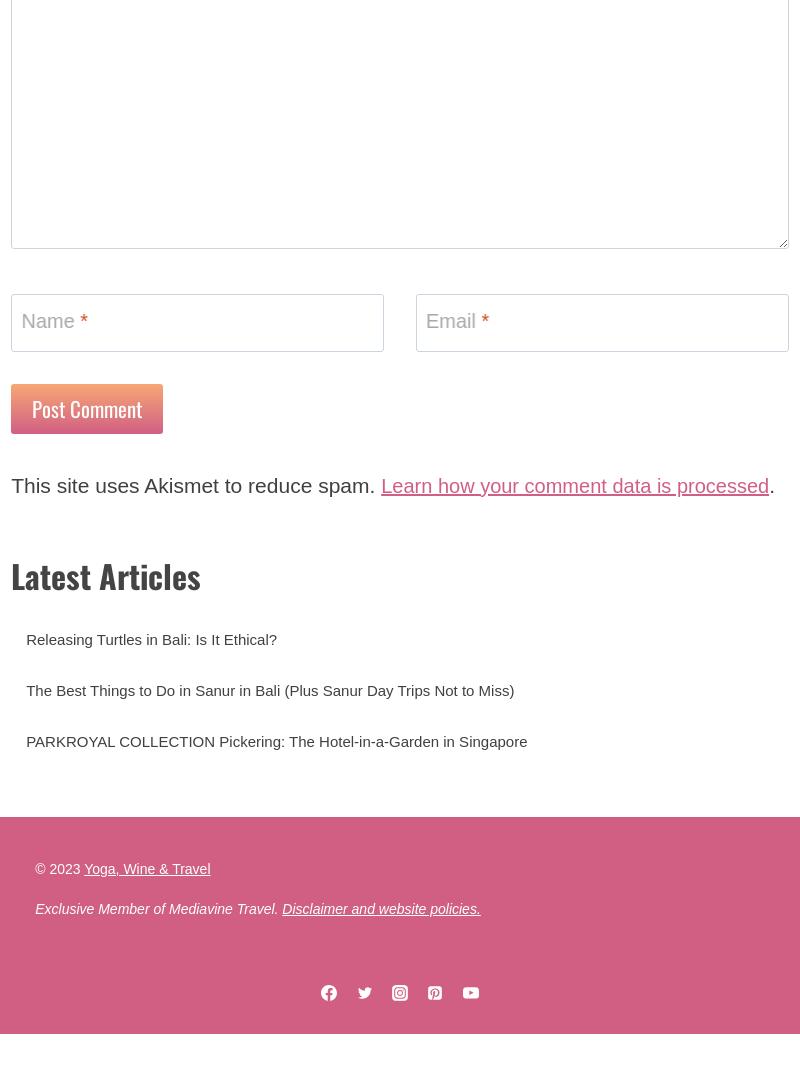  I want to click on 'This site uses Akismet to reduce spam.', so click(11, 499).